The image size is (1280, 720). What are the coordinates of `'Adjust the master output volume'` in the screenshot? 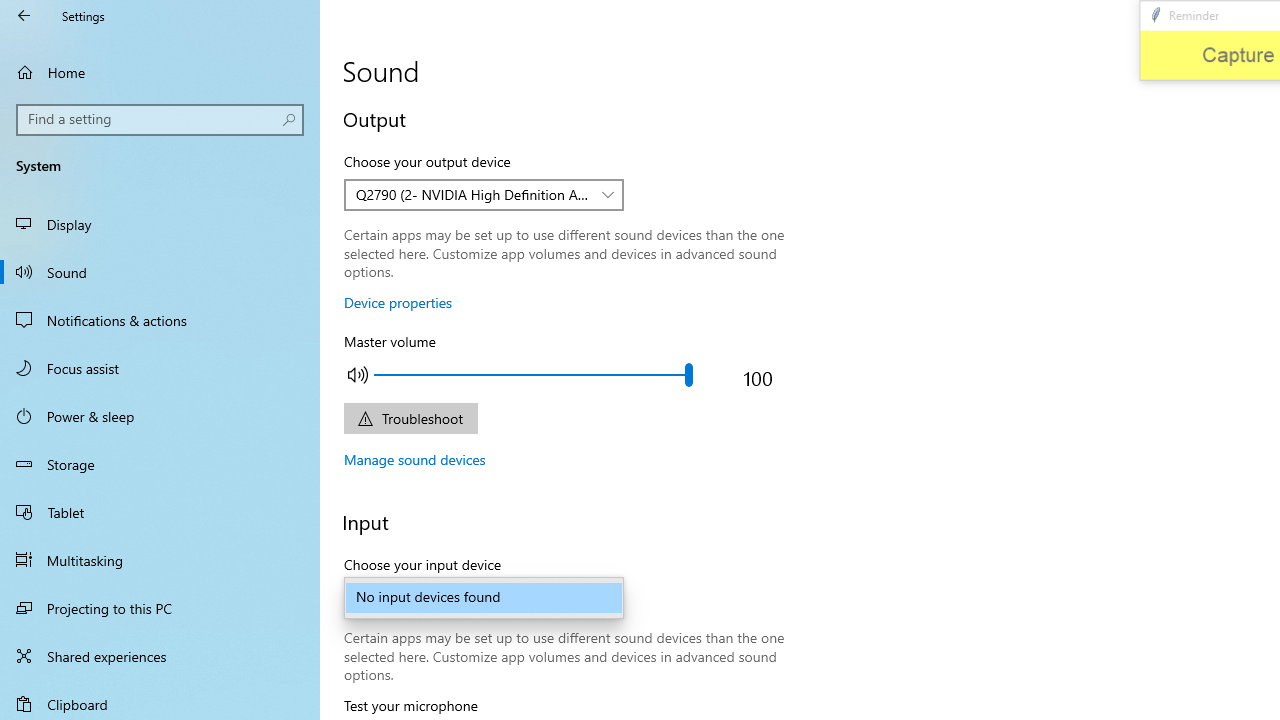 It's located at (533, 375).